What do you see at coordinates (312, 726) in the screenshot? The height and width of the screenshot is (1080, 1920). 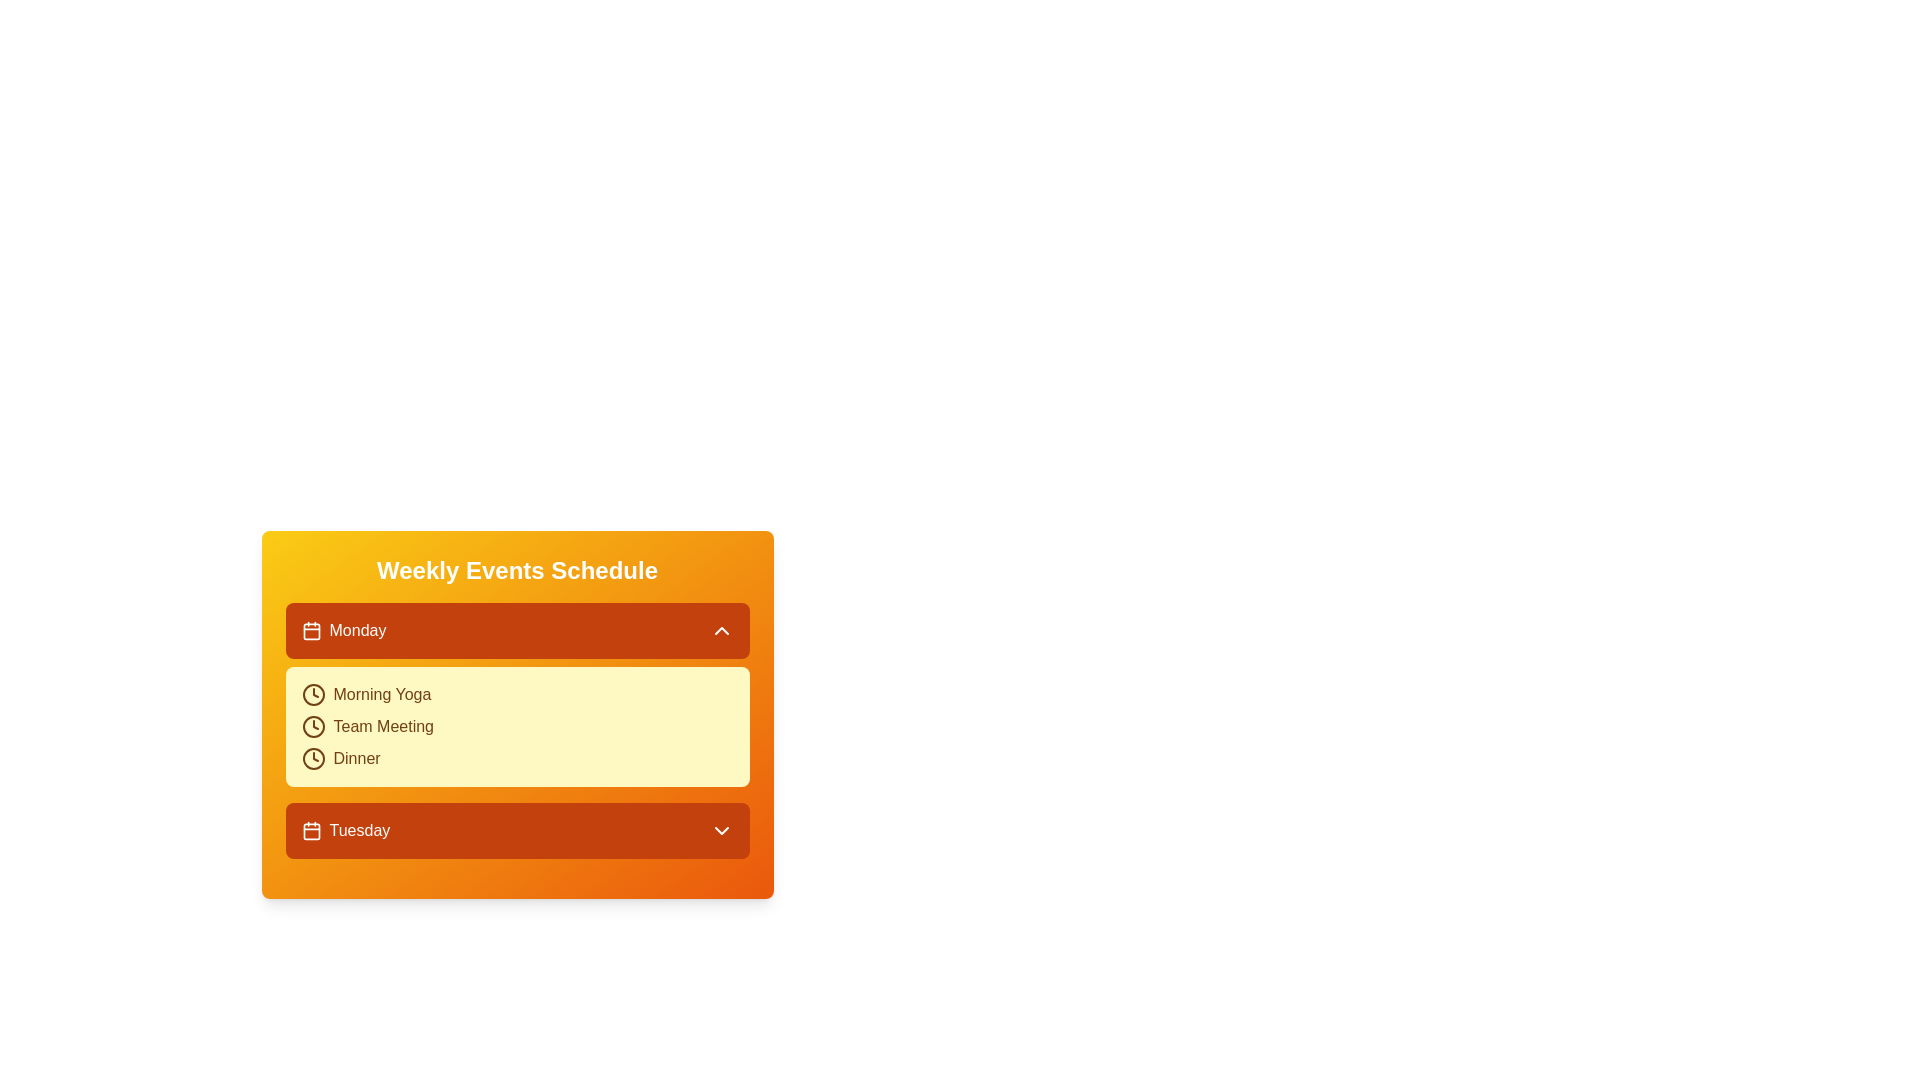 I see `the clock icon for the Team Meeting event` at bounding box center [312, 726].